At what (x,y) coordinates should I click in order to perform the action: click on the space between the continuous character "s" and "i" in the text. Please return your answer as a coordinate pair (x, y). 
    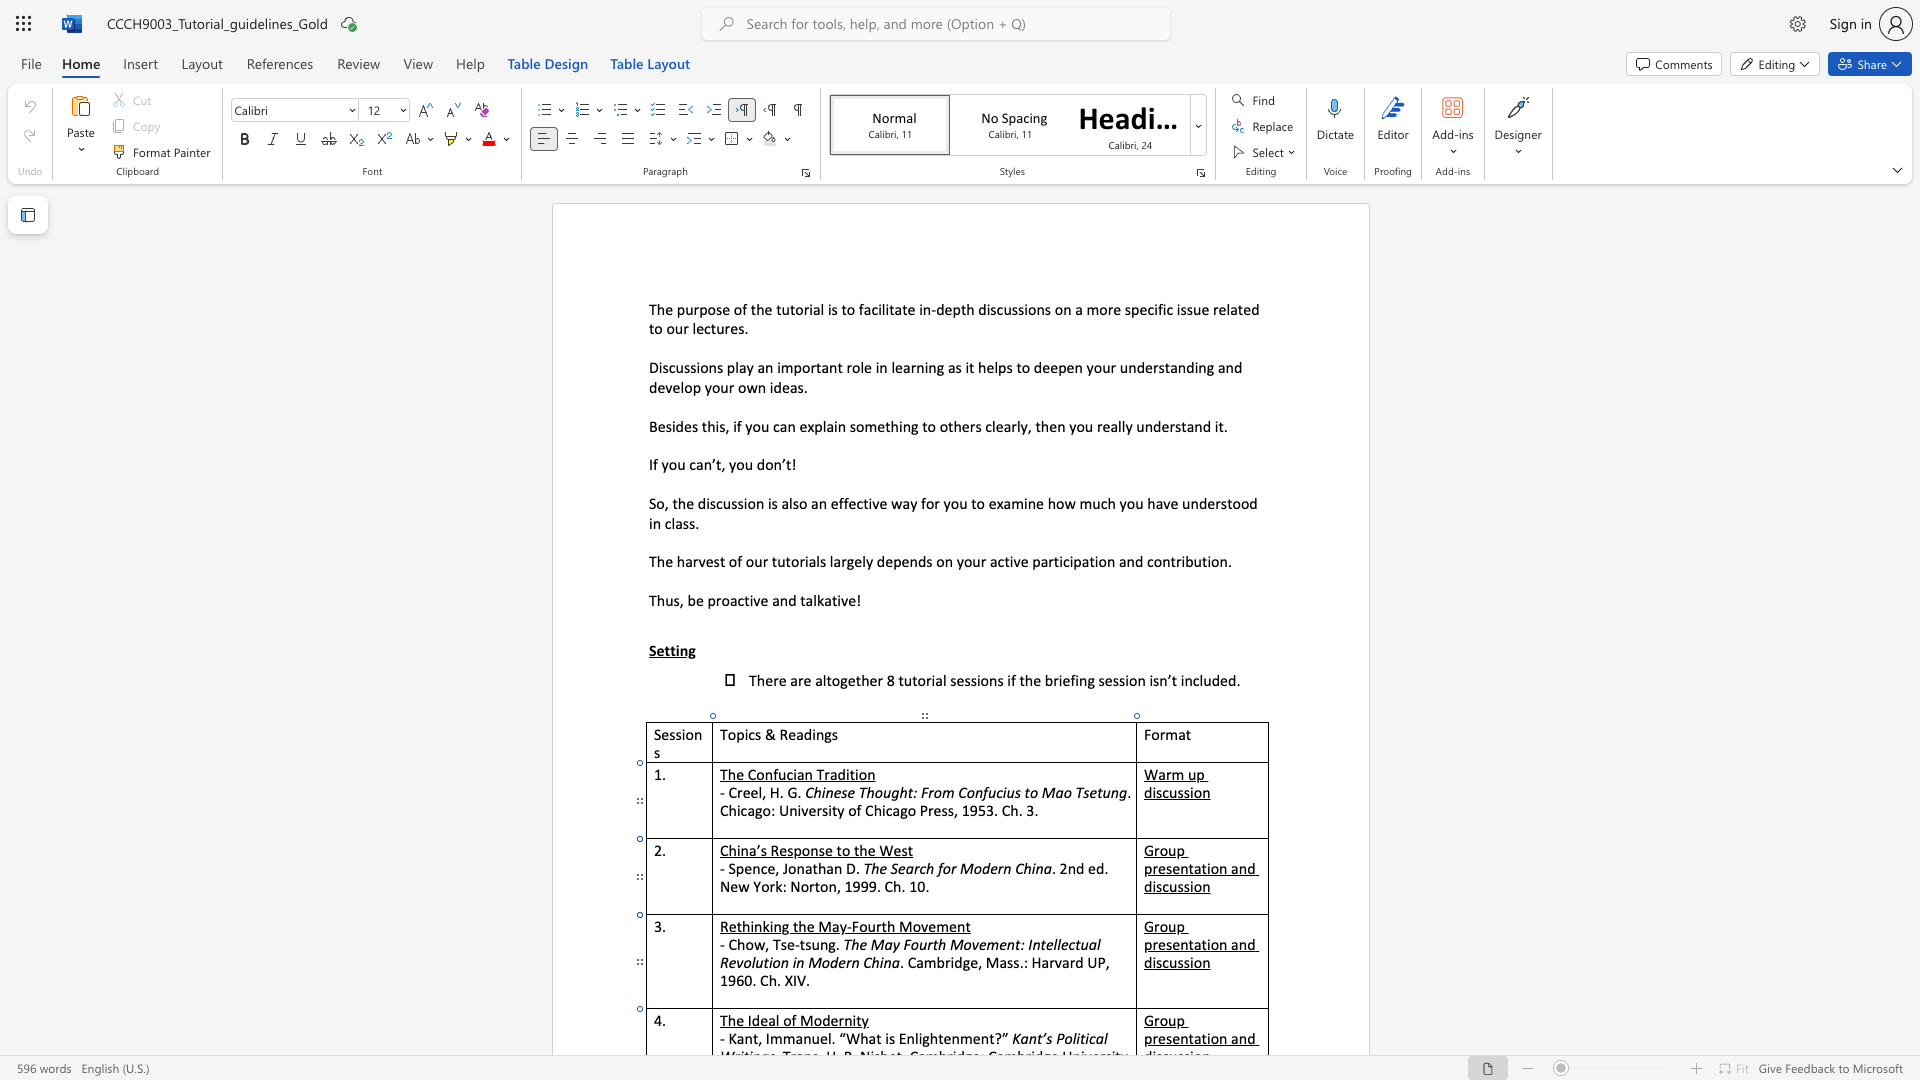
    Looking at the image, I should click on (1189, 961).